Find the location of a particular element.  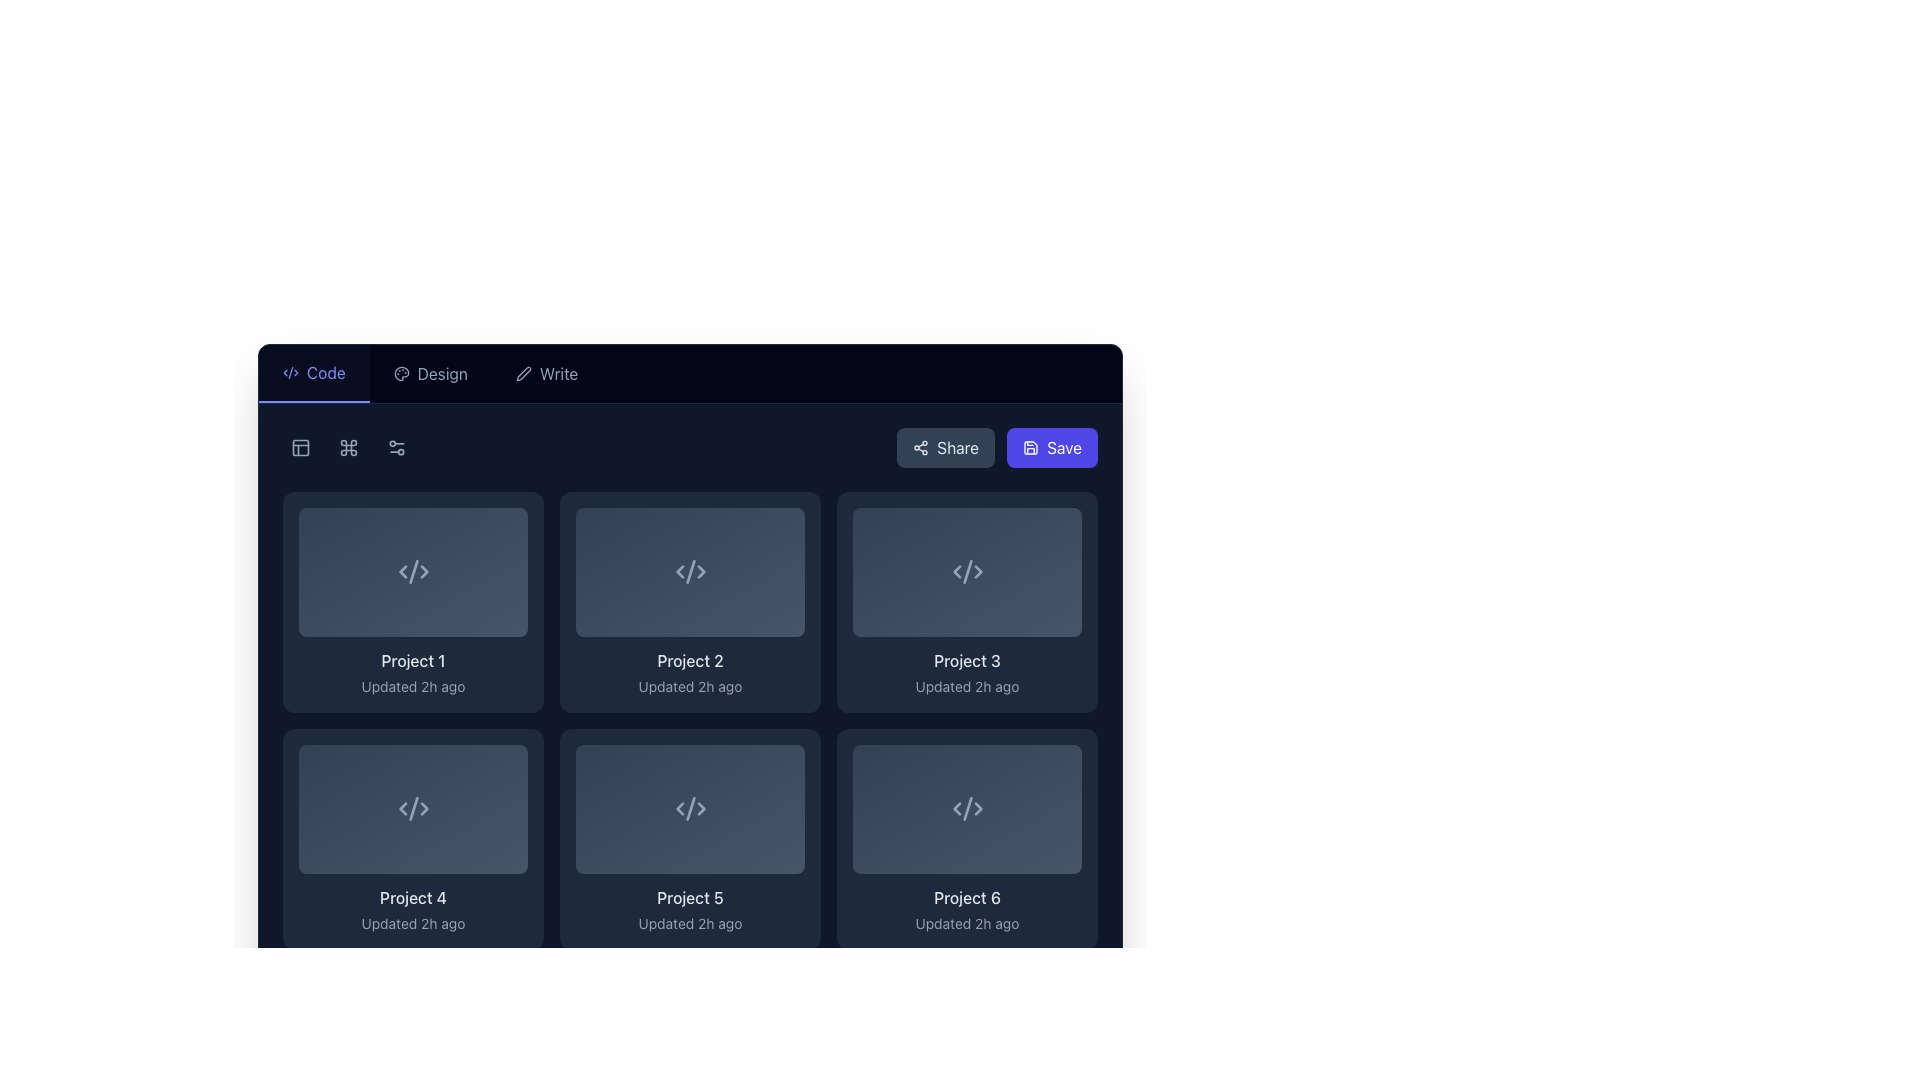

the middle vertical line of the SVG icon within the 'Project 2' card, which is a part of a coding-related symbol is located at coordinates (690, 572).